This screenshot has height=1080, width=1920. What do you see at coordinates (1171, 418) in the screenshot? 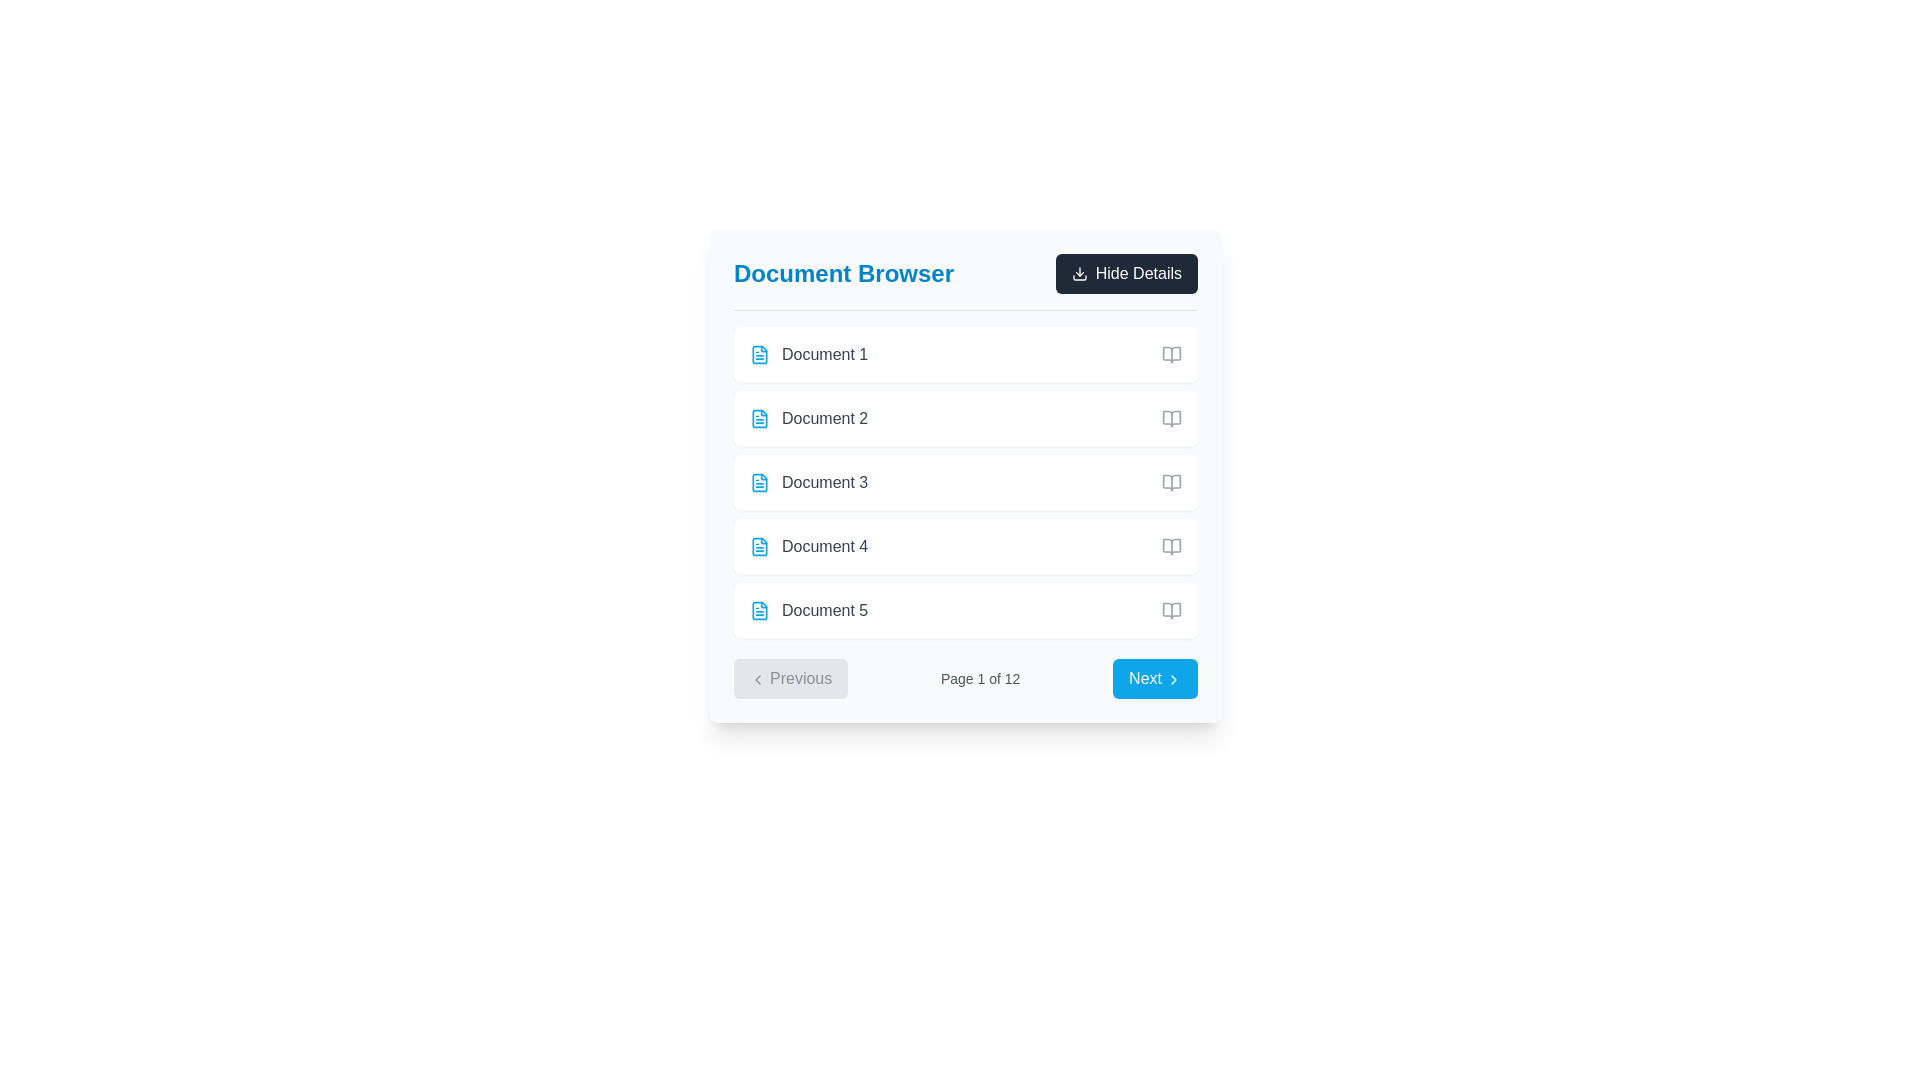
I see `the icon representing the action` at bounding box center [1171, 418].